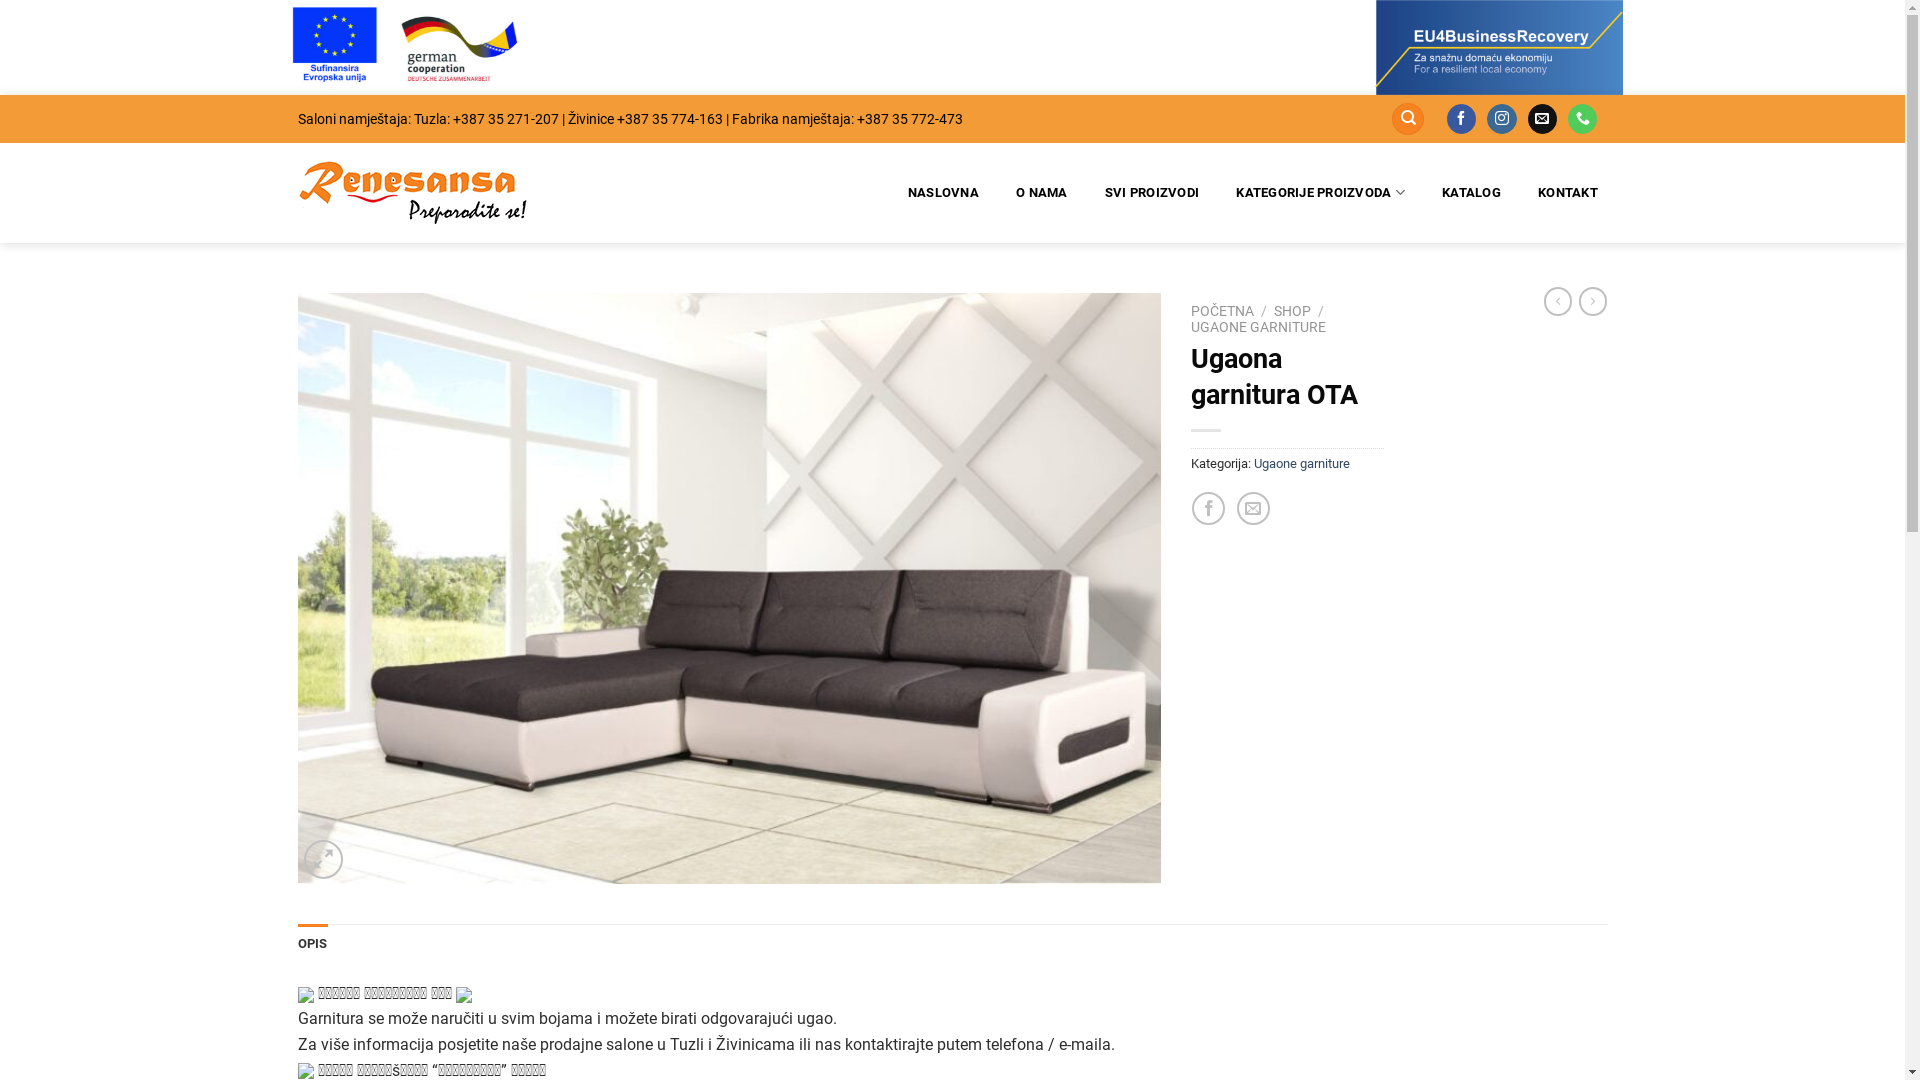 Image resolution: width=1920 pixels, height=1080 pixels. What do you see at coordinates (1461, 119) in the screenshot?
I see `'Follow on Facebook'` at bounding box center [1461, 119].